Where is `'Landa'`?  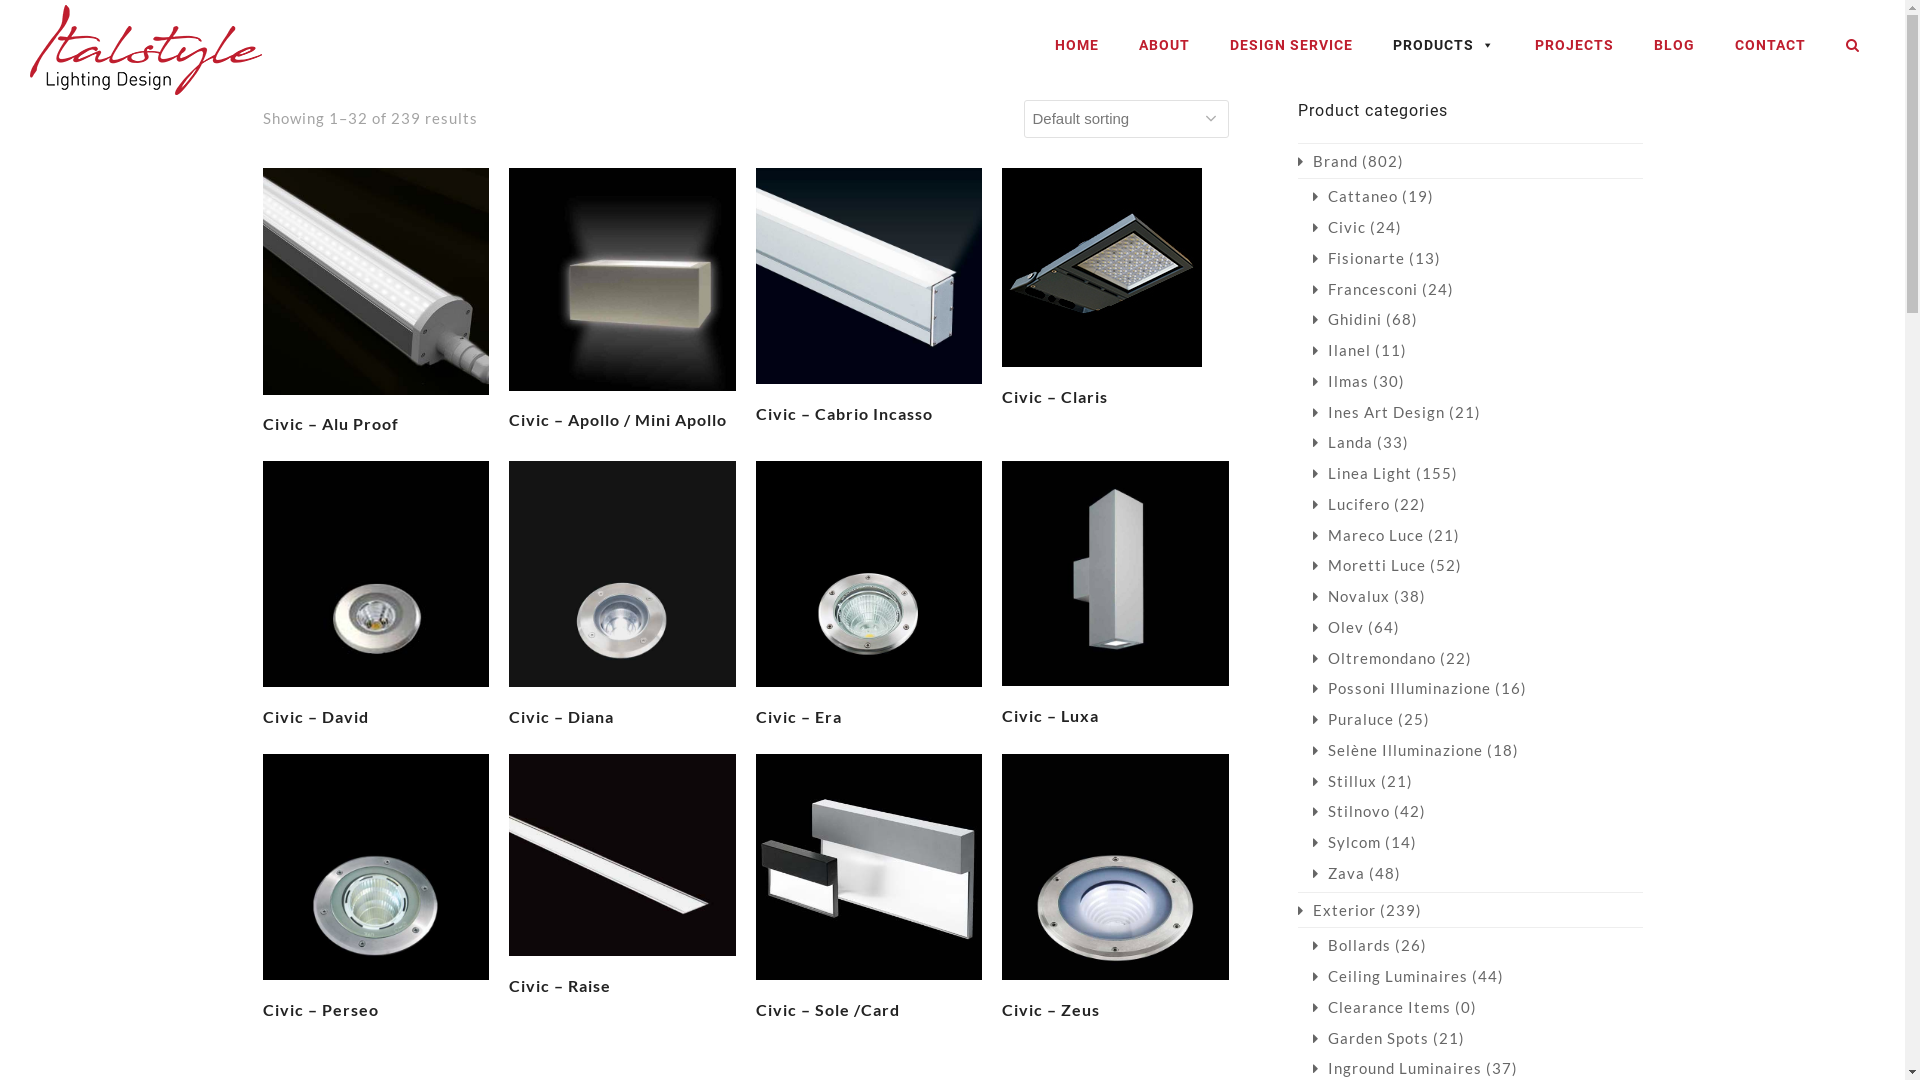 'Landa' is located at coordinates (1342, 441).